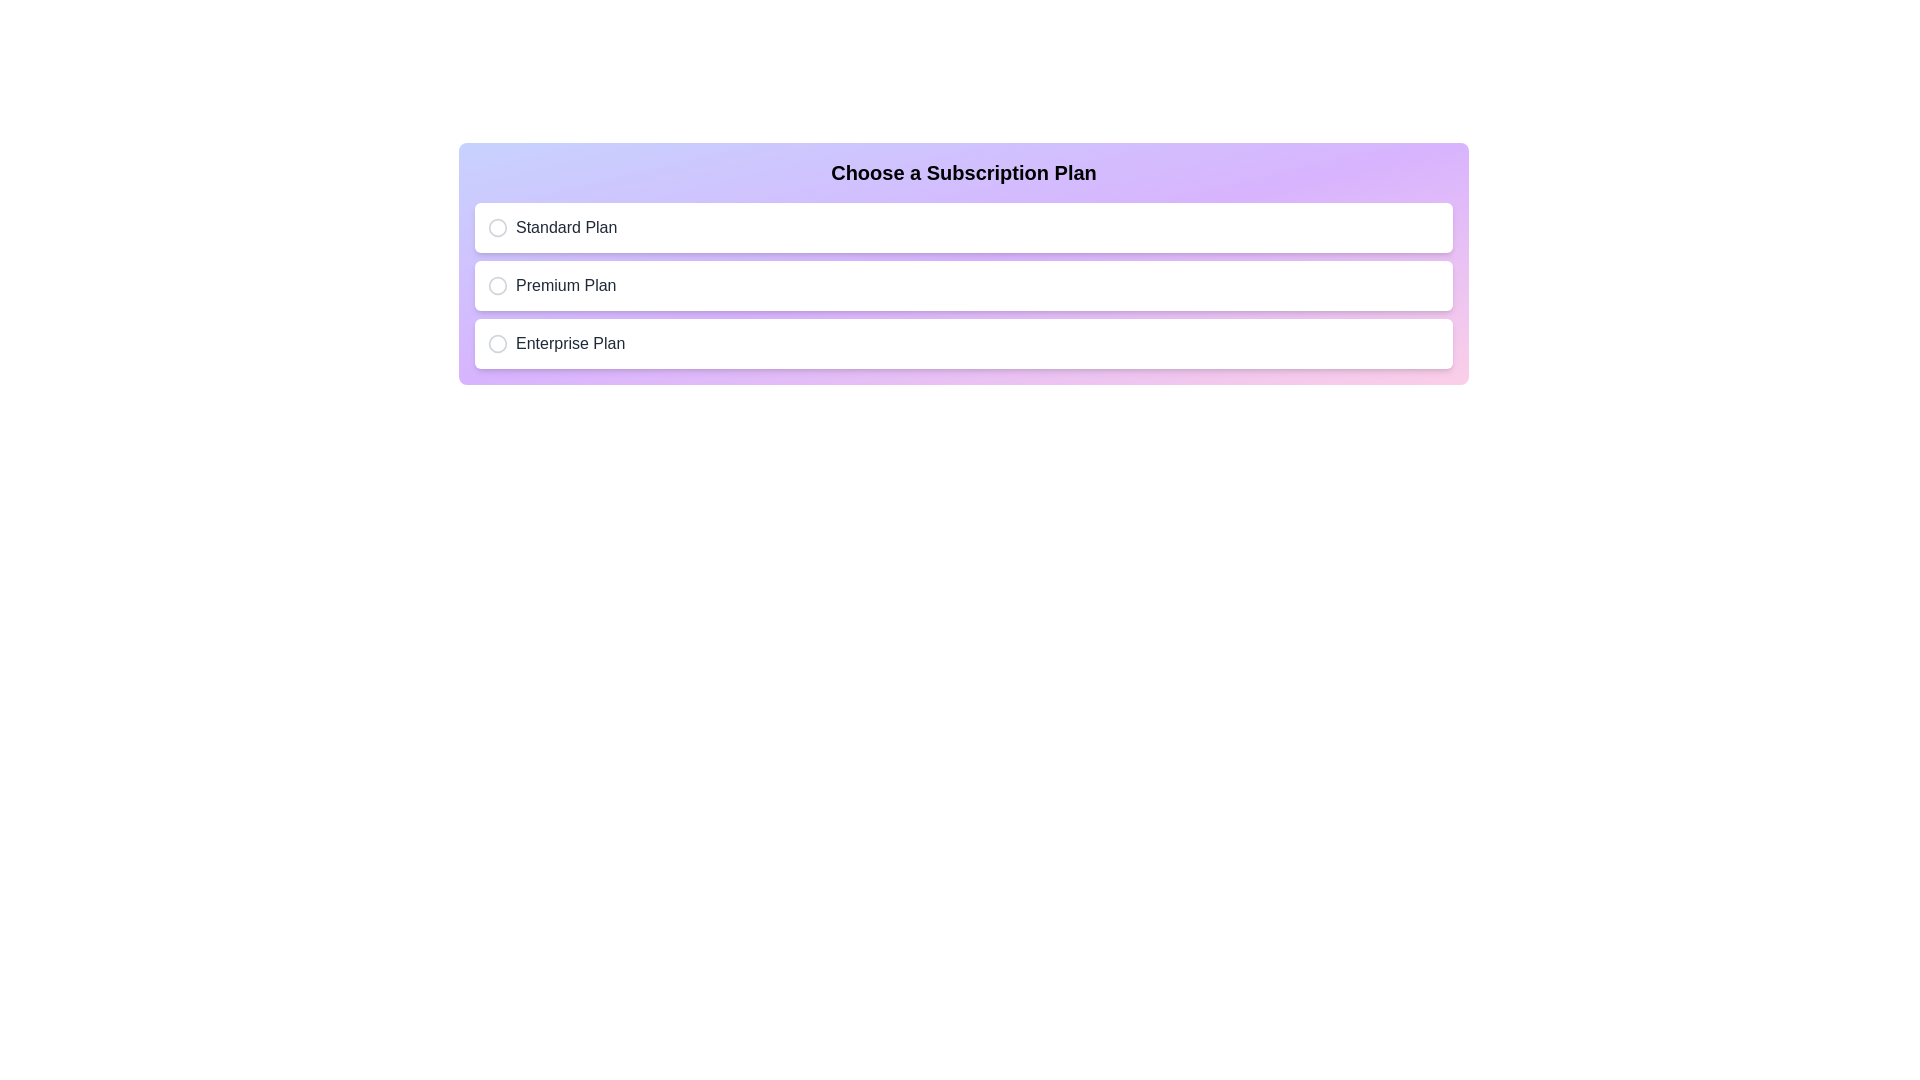 This screenshot has width=1920, height=1080. Describe the element at coordinates (964, 342) in the screenshot. I see `the 'Enterprise Plan' selectable option in the subscription plans list` at that location.